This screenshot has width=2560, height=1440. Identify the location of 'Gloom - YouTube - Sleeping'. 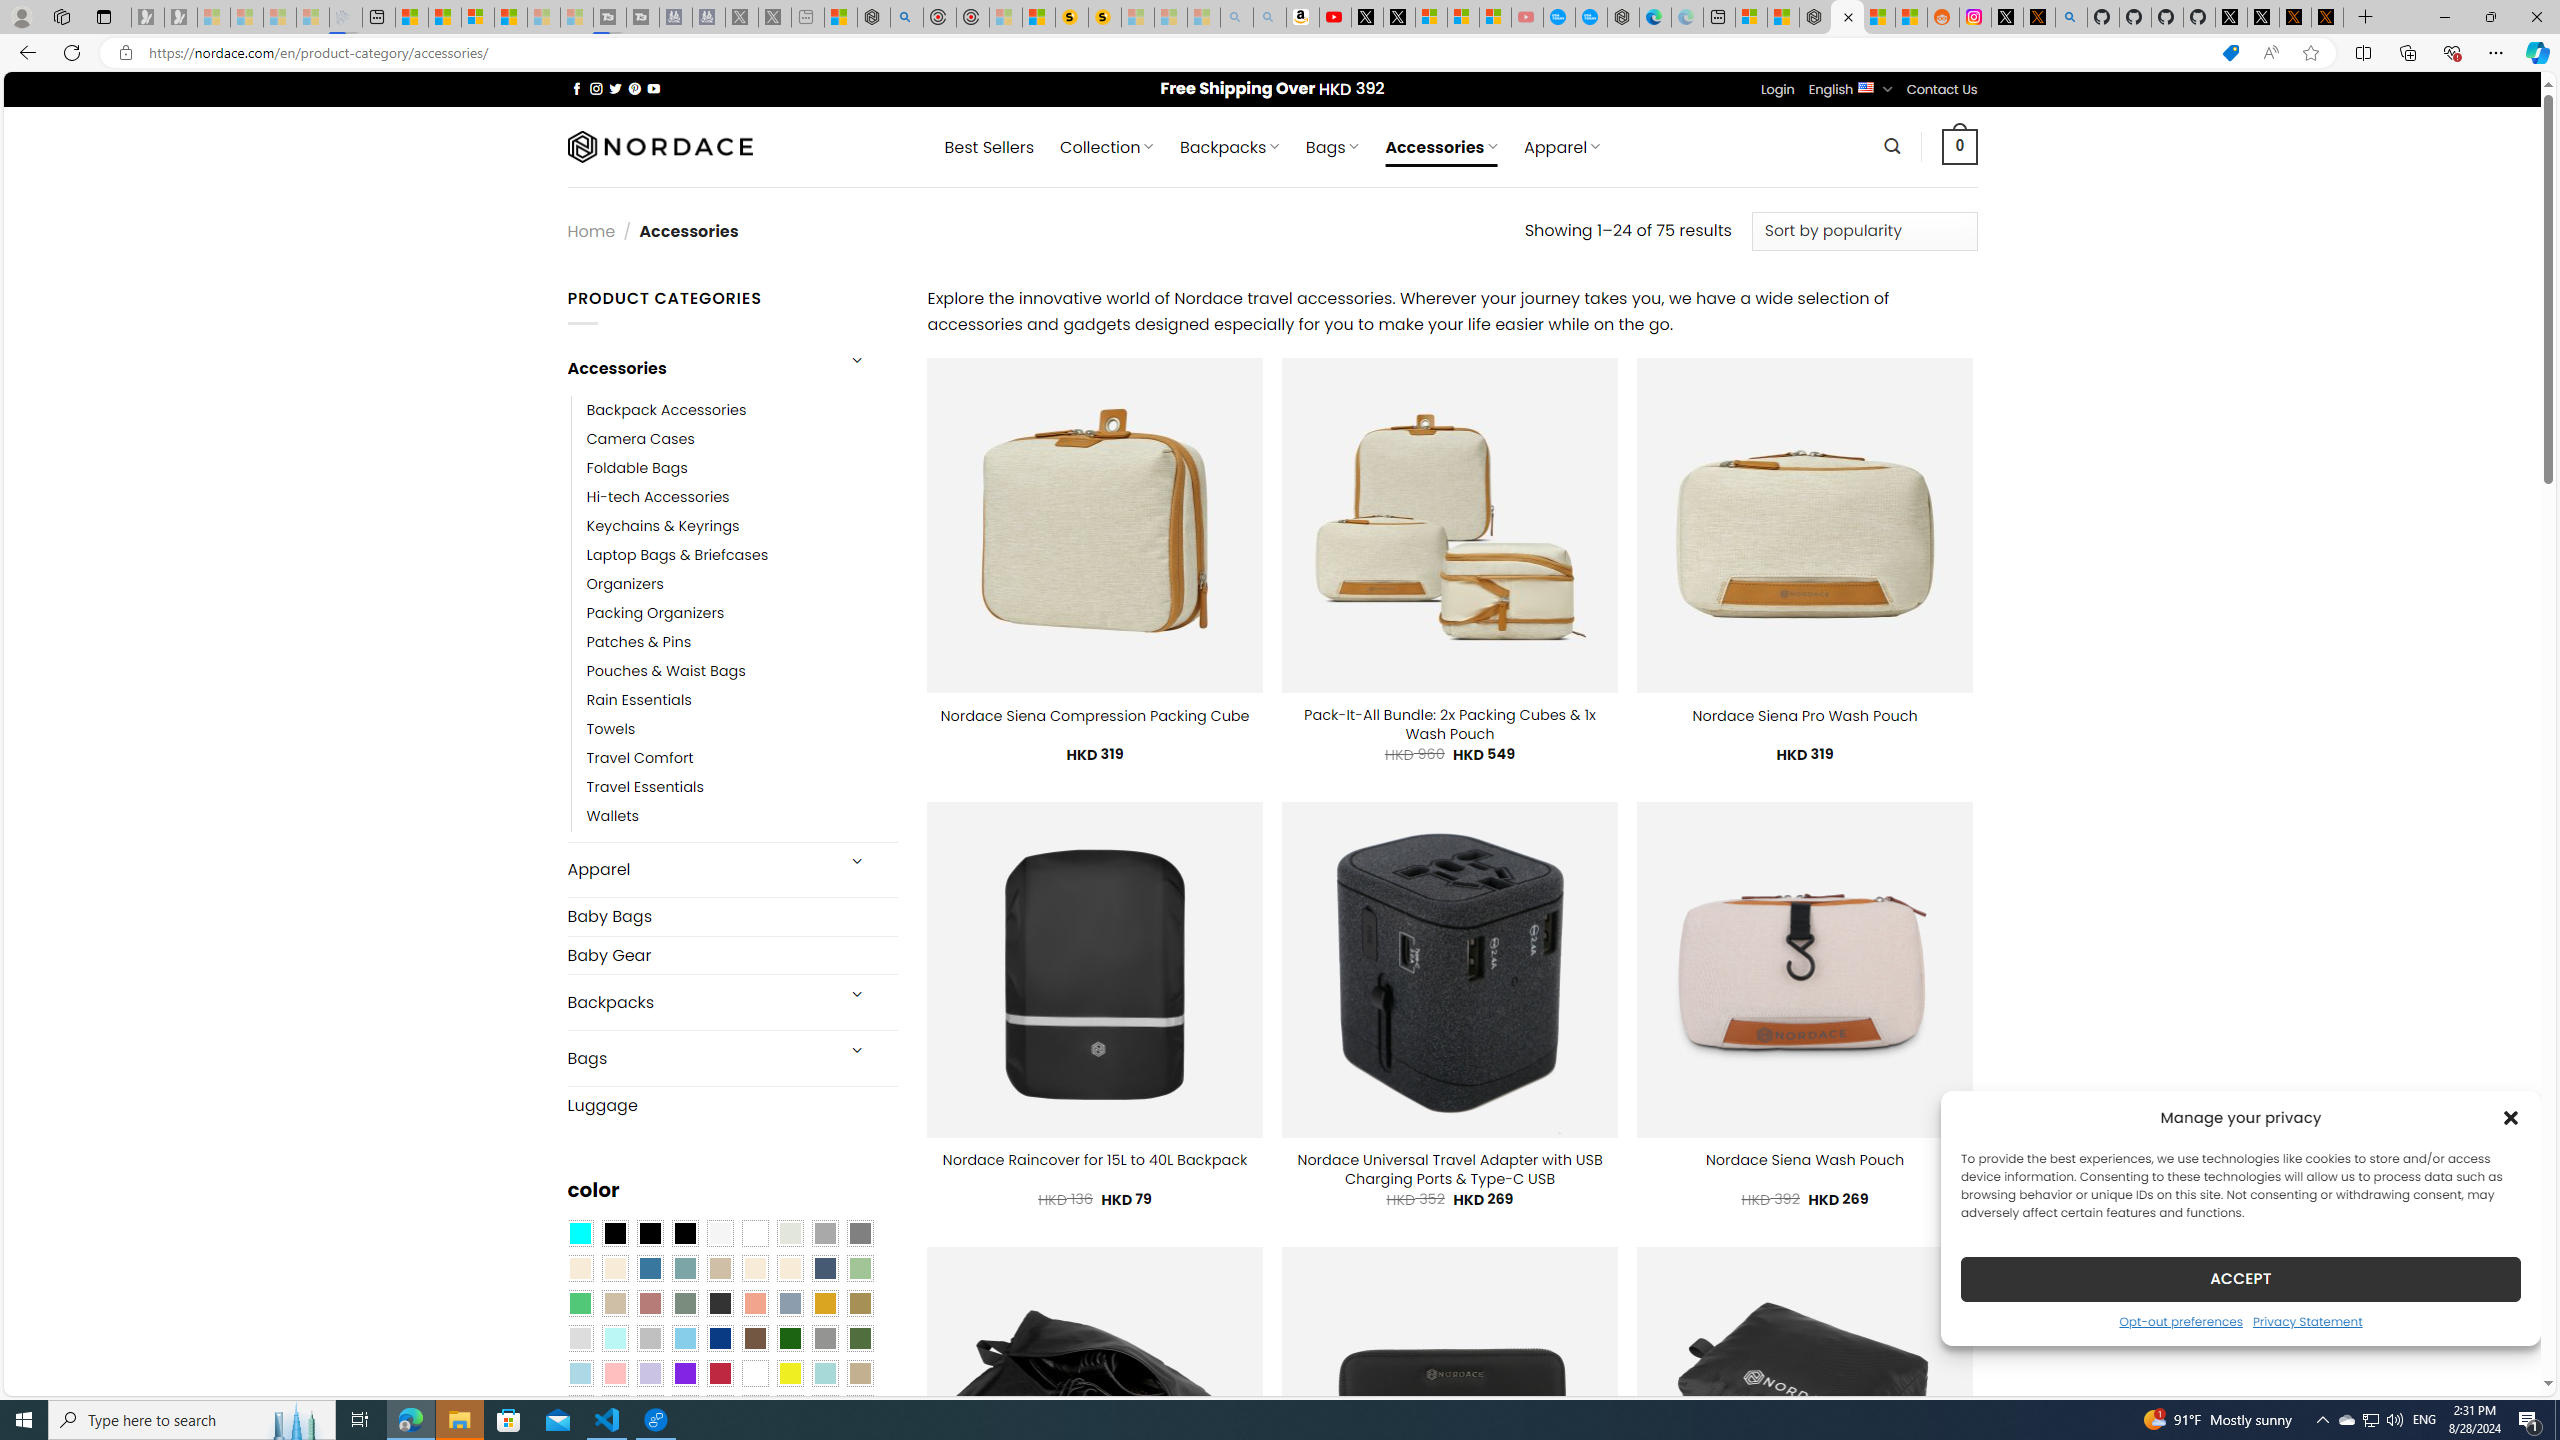
(1526, 16).